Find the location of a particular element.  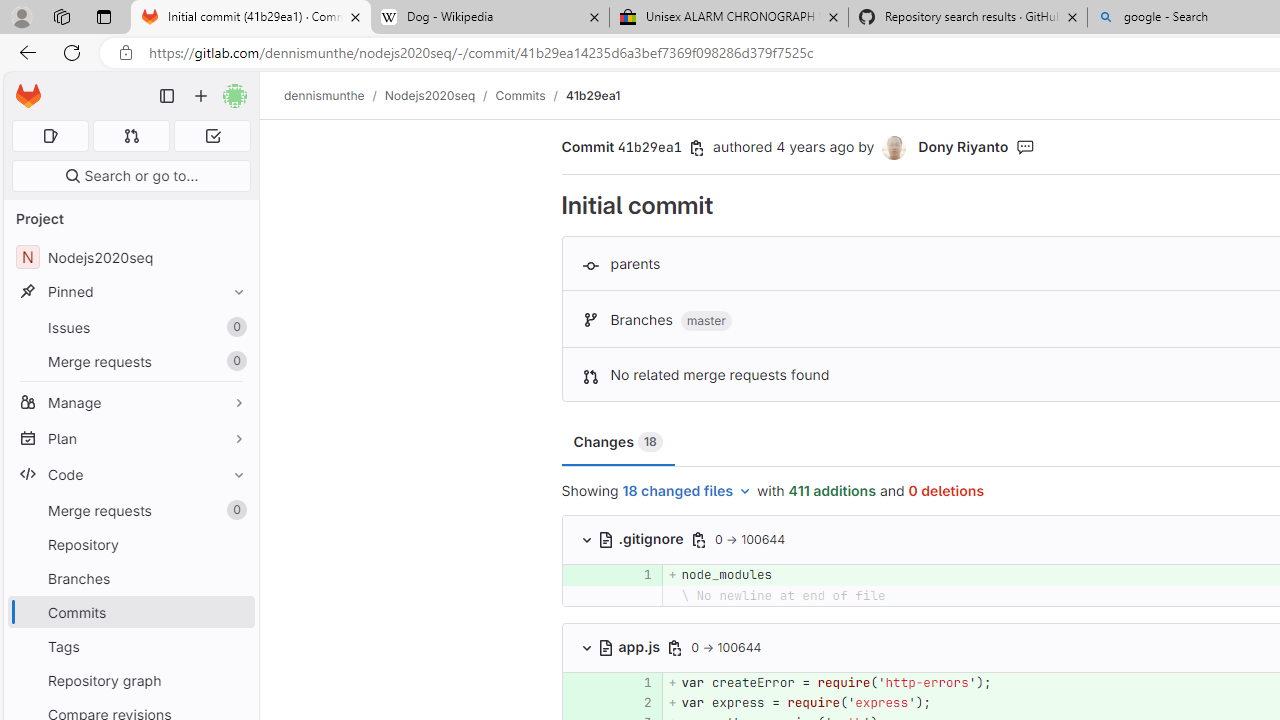

'Tags' is located at coordinates (130, 646).